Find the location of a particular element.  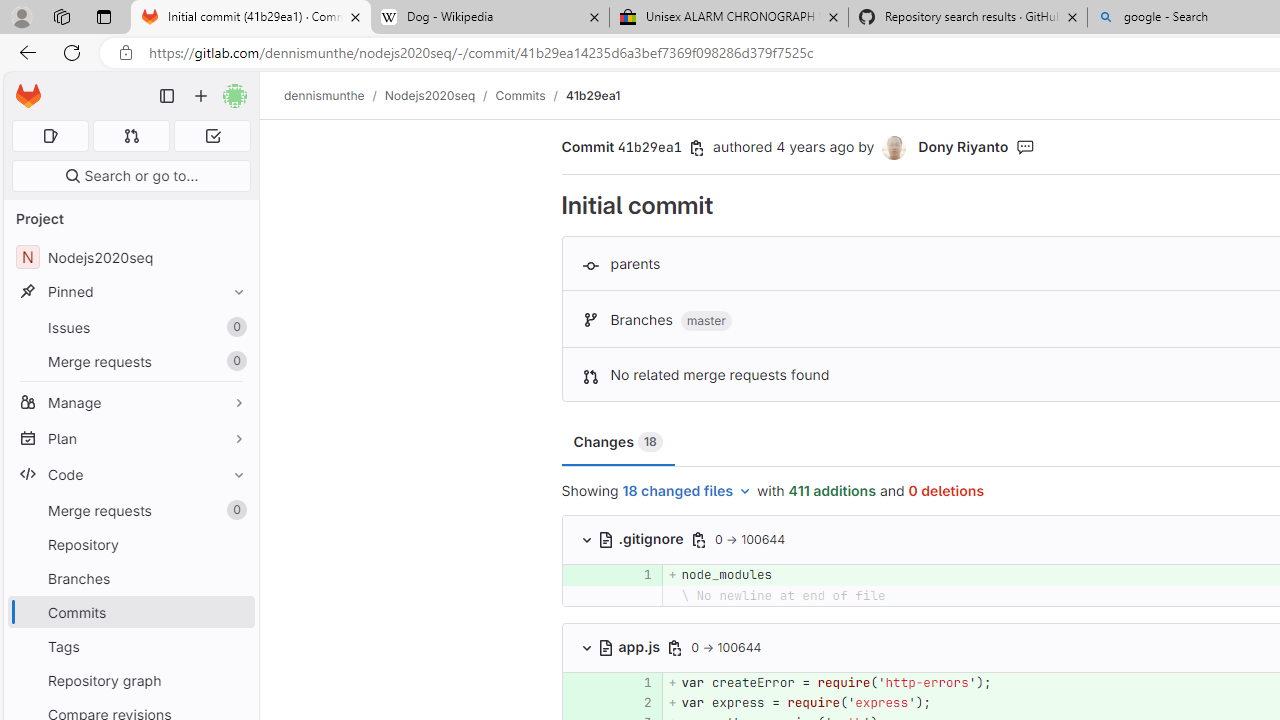

'Tags' is located at coordinates (130, 646).